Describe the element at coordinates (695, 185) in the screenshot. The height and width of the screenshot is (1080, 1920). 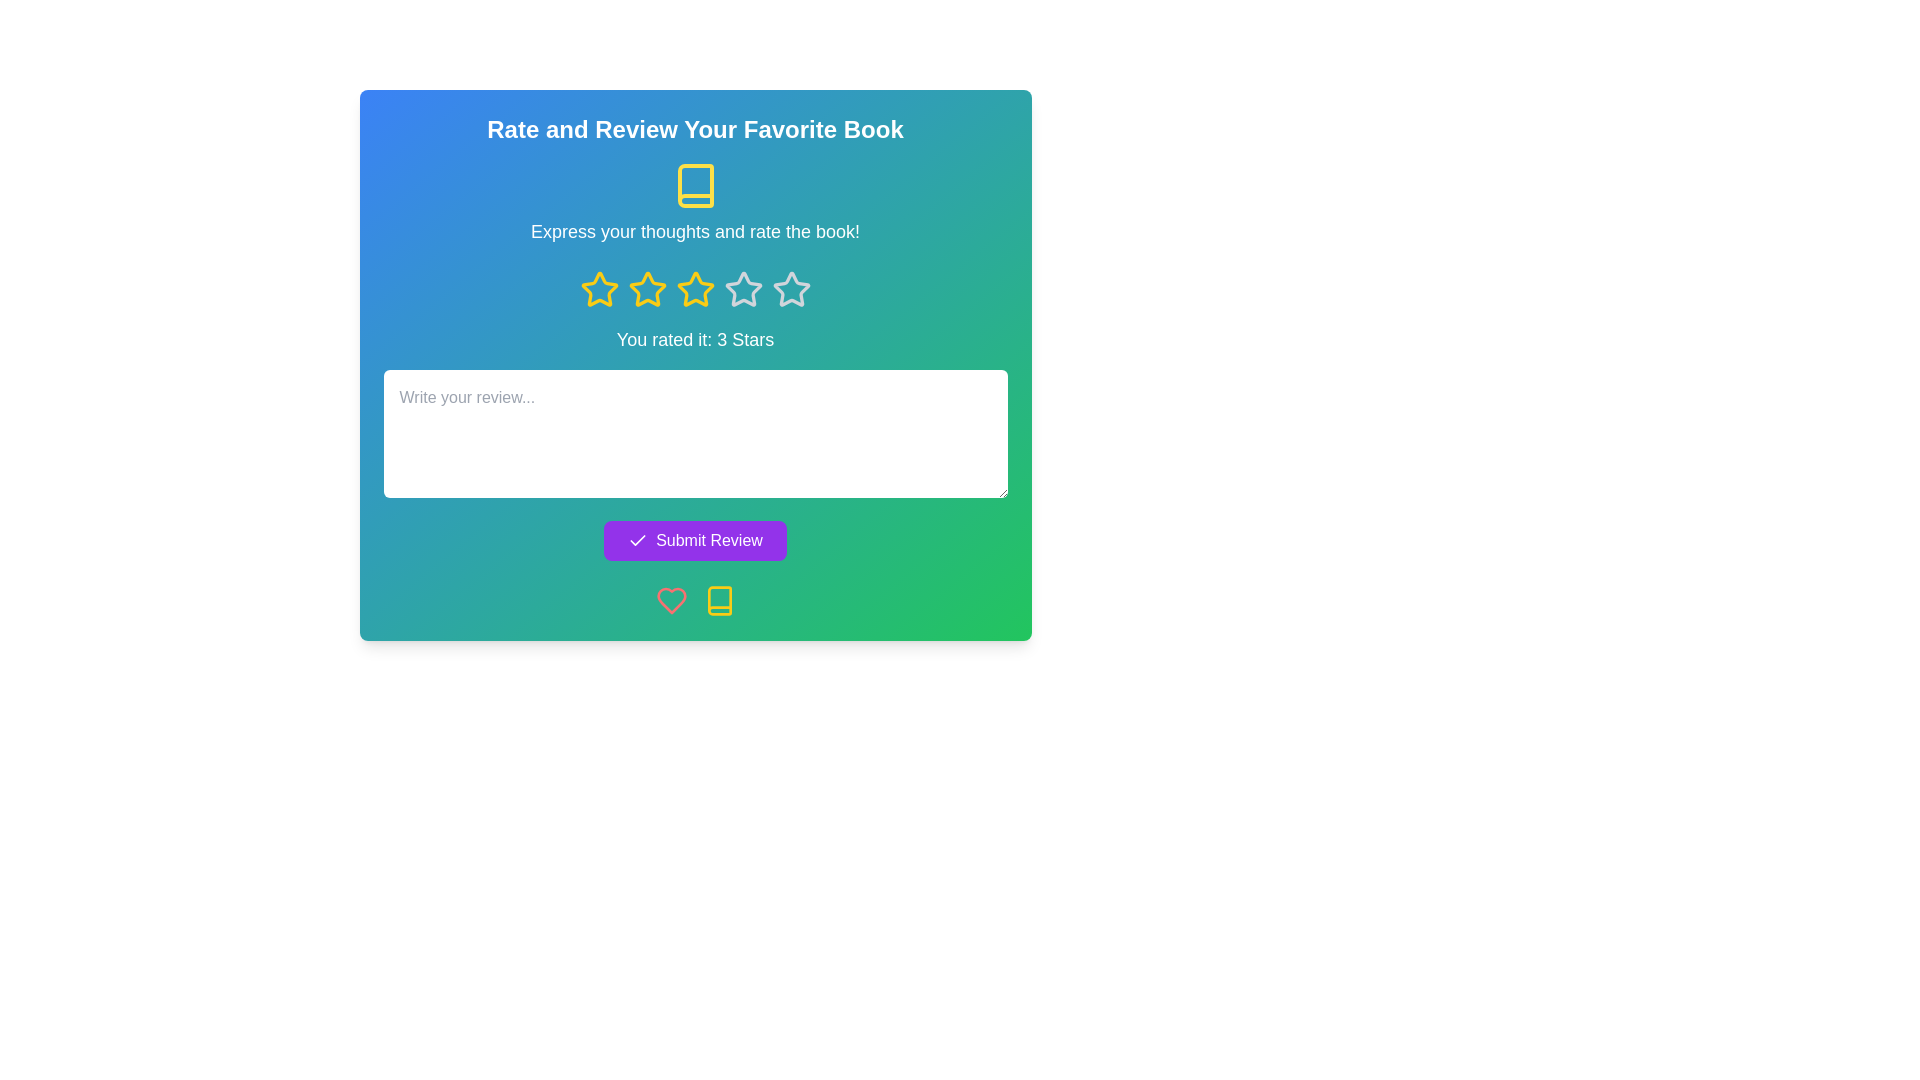
I see `the graphical icon resembling a book, which is yellow with rounded edges and horizontal lines, located above the text 'Express your thoughts and rate the book!' in the 'Rate and Review Your Favorite Book' section` at that location.